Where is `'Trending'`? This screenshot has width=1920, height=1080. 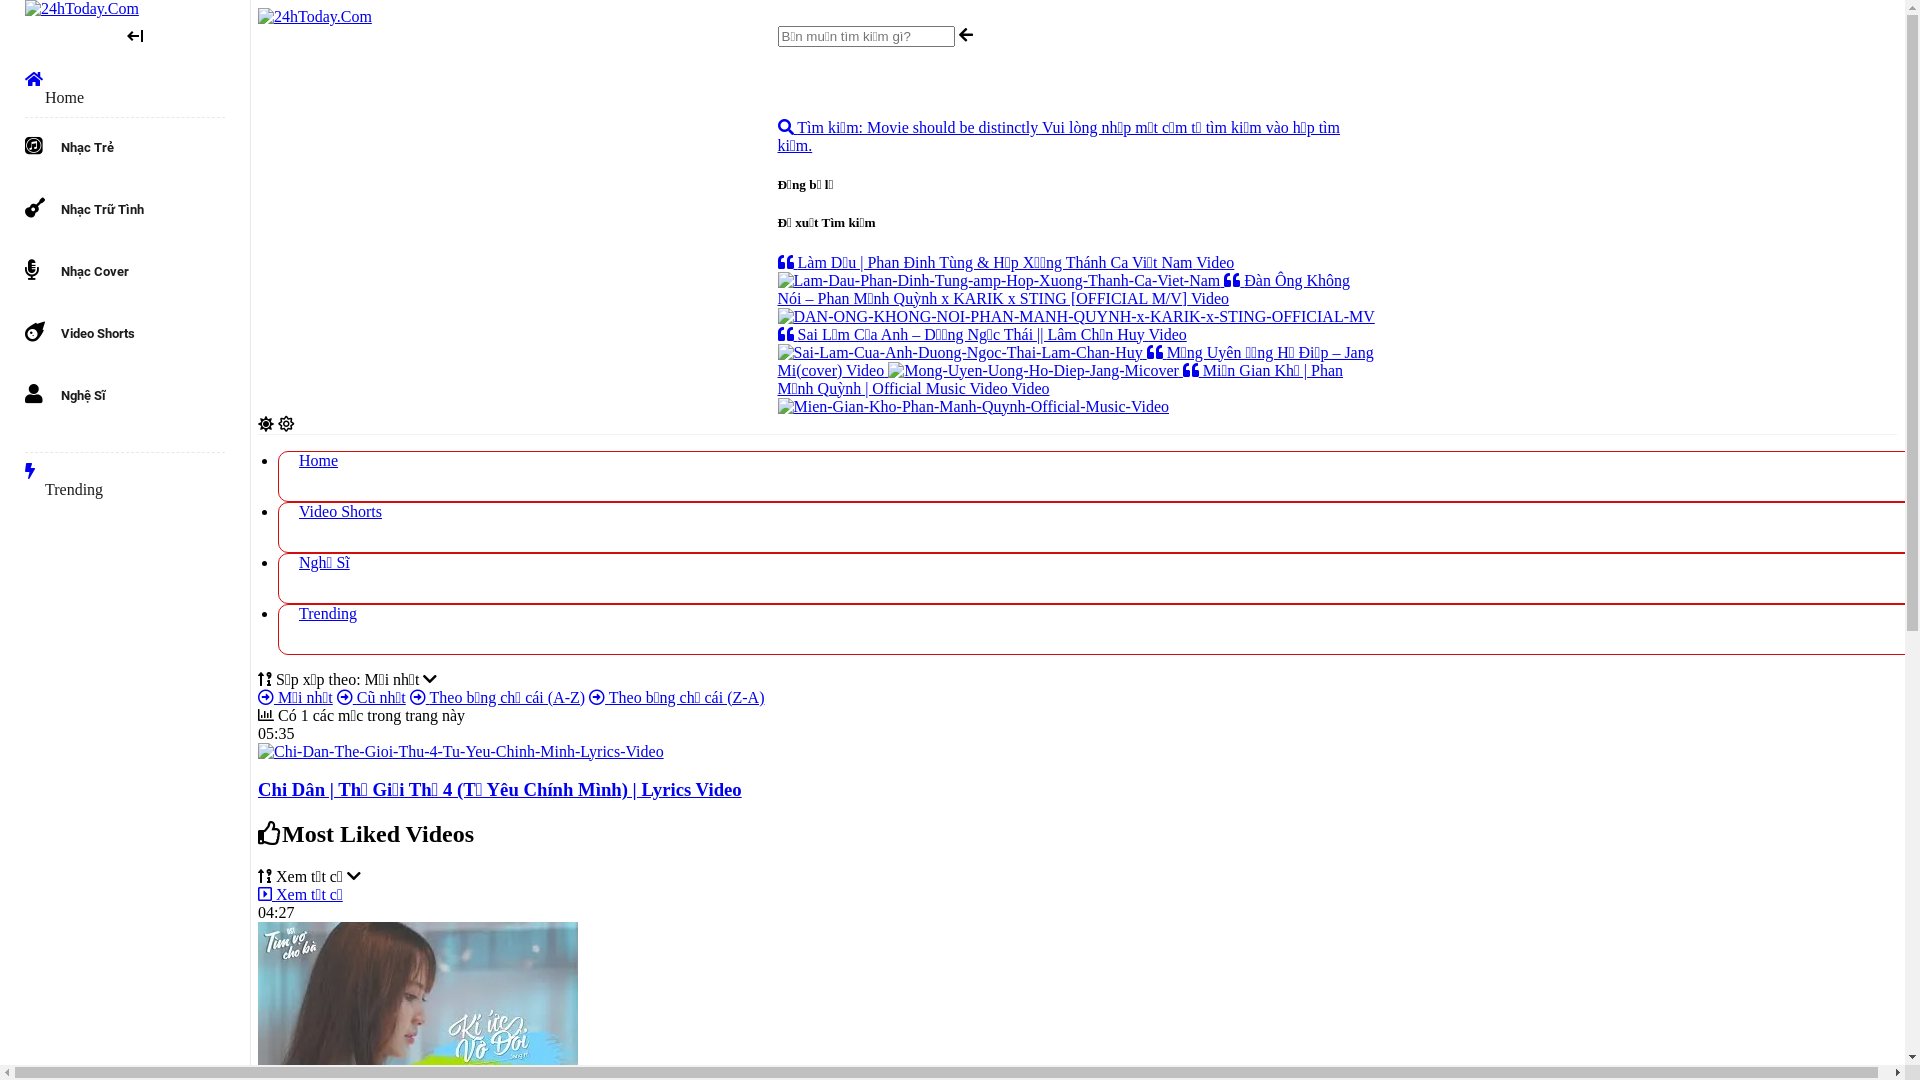 'Trending' is located at coordinates (24, 475).